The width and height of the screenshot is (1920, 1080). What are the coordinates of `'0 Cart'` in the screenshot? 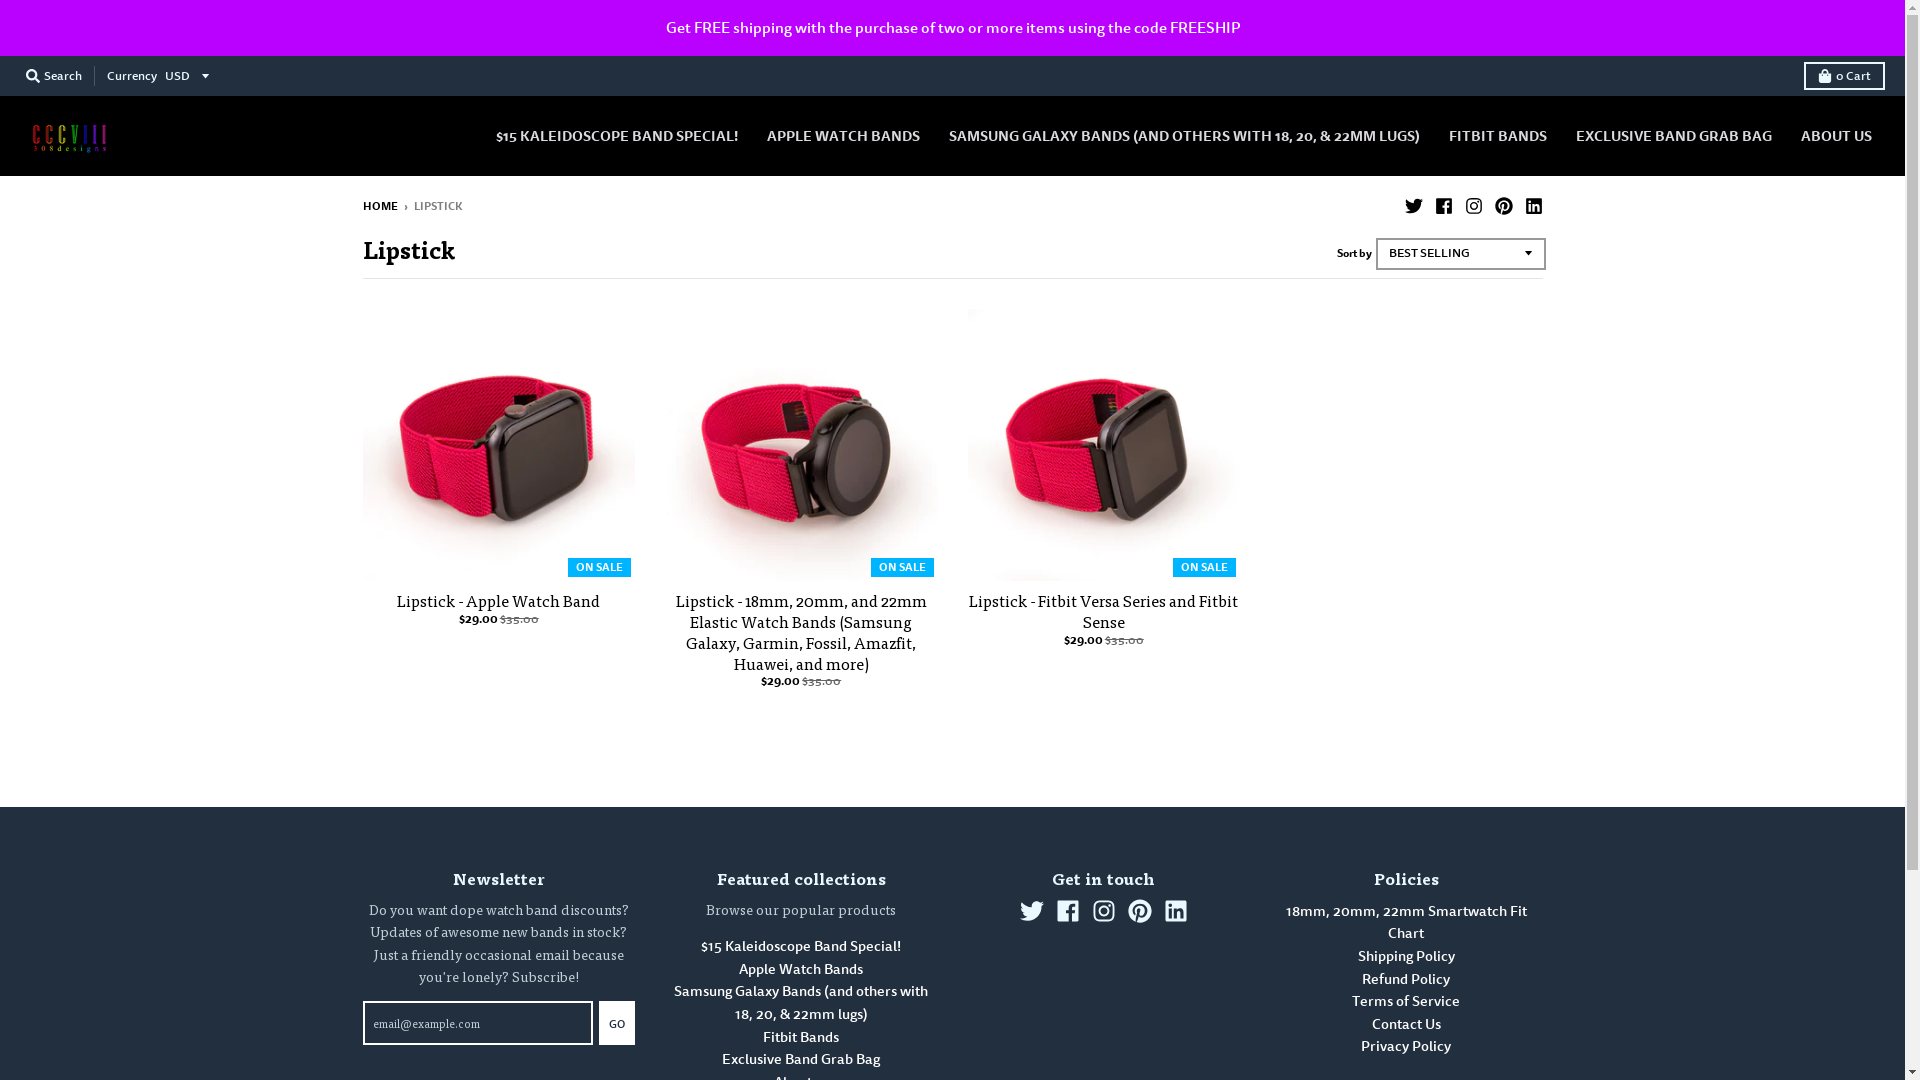 It's located at (1843, 75).